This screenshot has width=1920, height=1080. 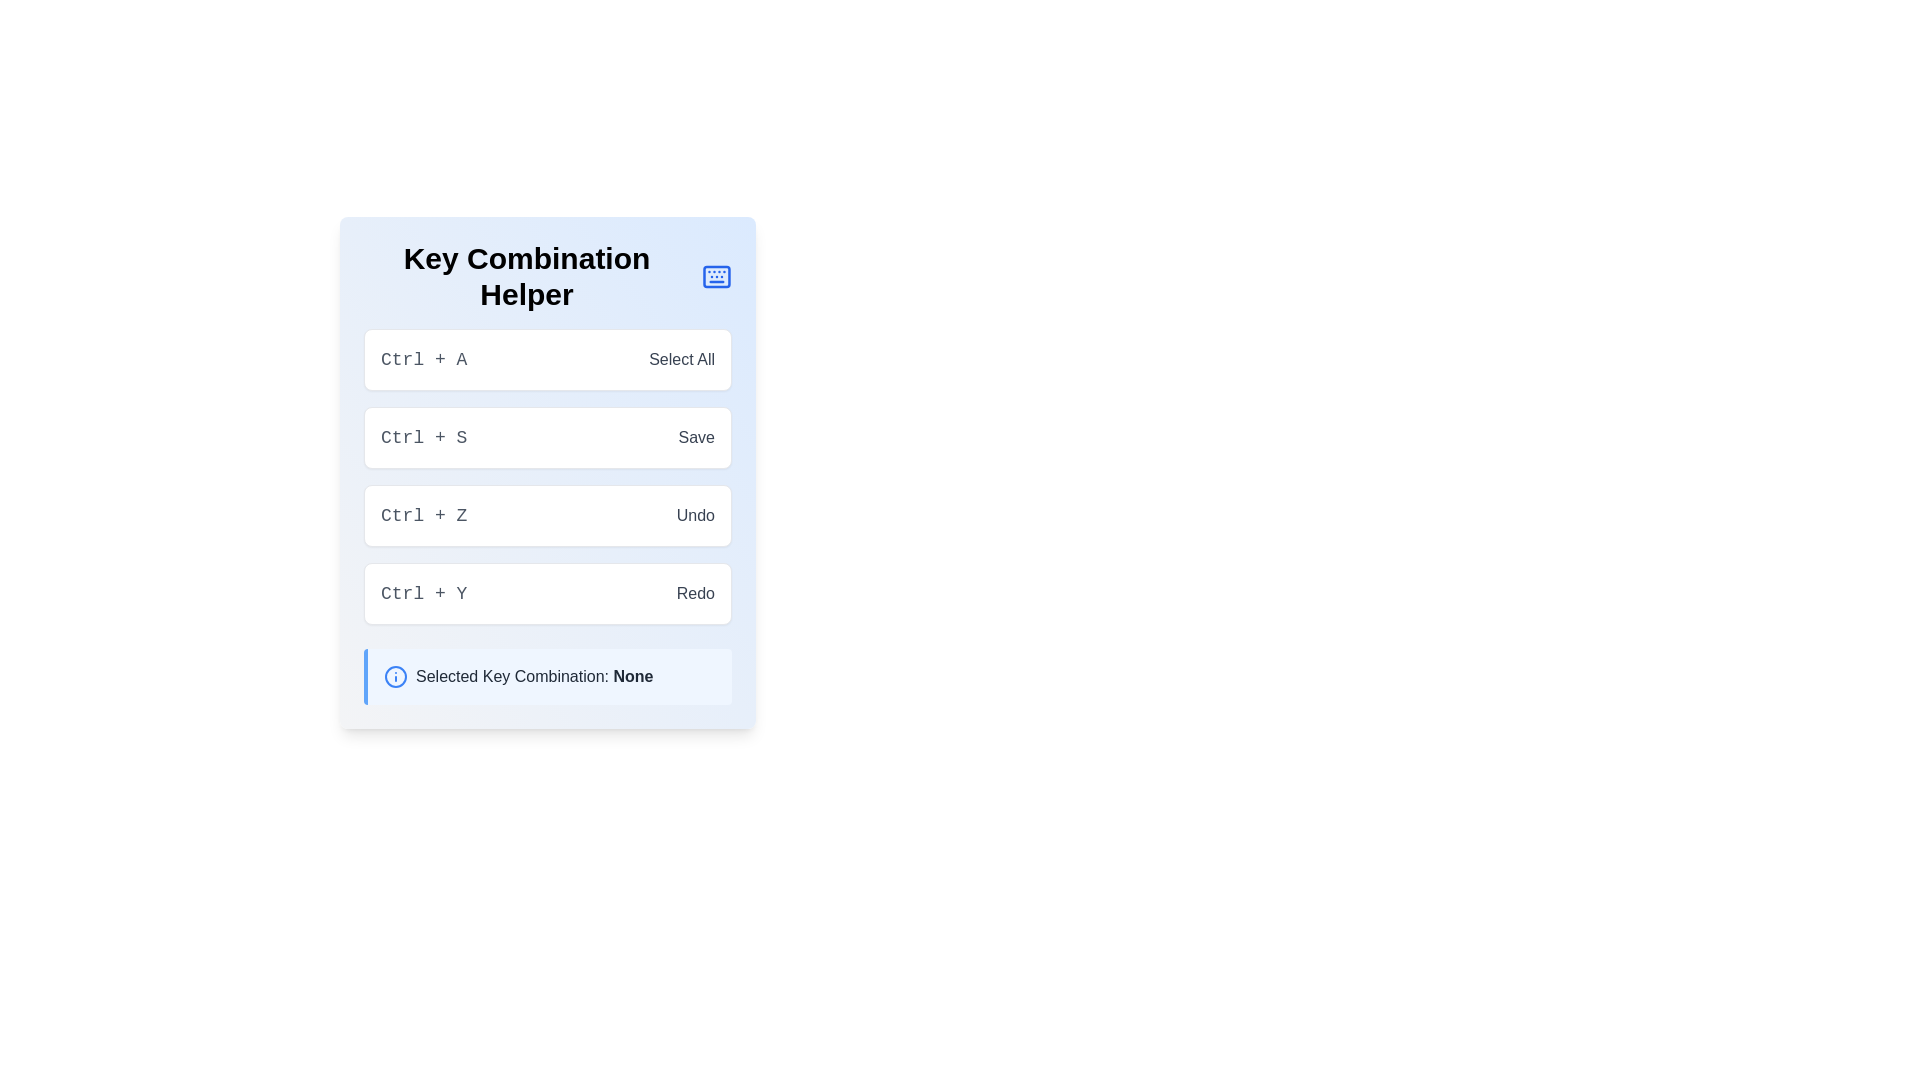 What do you see at coordinates (547, 676) in the screenshot?
I see `displayed text in the blue notification area which shows 'Selected Key Combination: None'` at bounding box center [547, 676].